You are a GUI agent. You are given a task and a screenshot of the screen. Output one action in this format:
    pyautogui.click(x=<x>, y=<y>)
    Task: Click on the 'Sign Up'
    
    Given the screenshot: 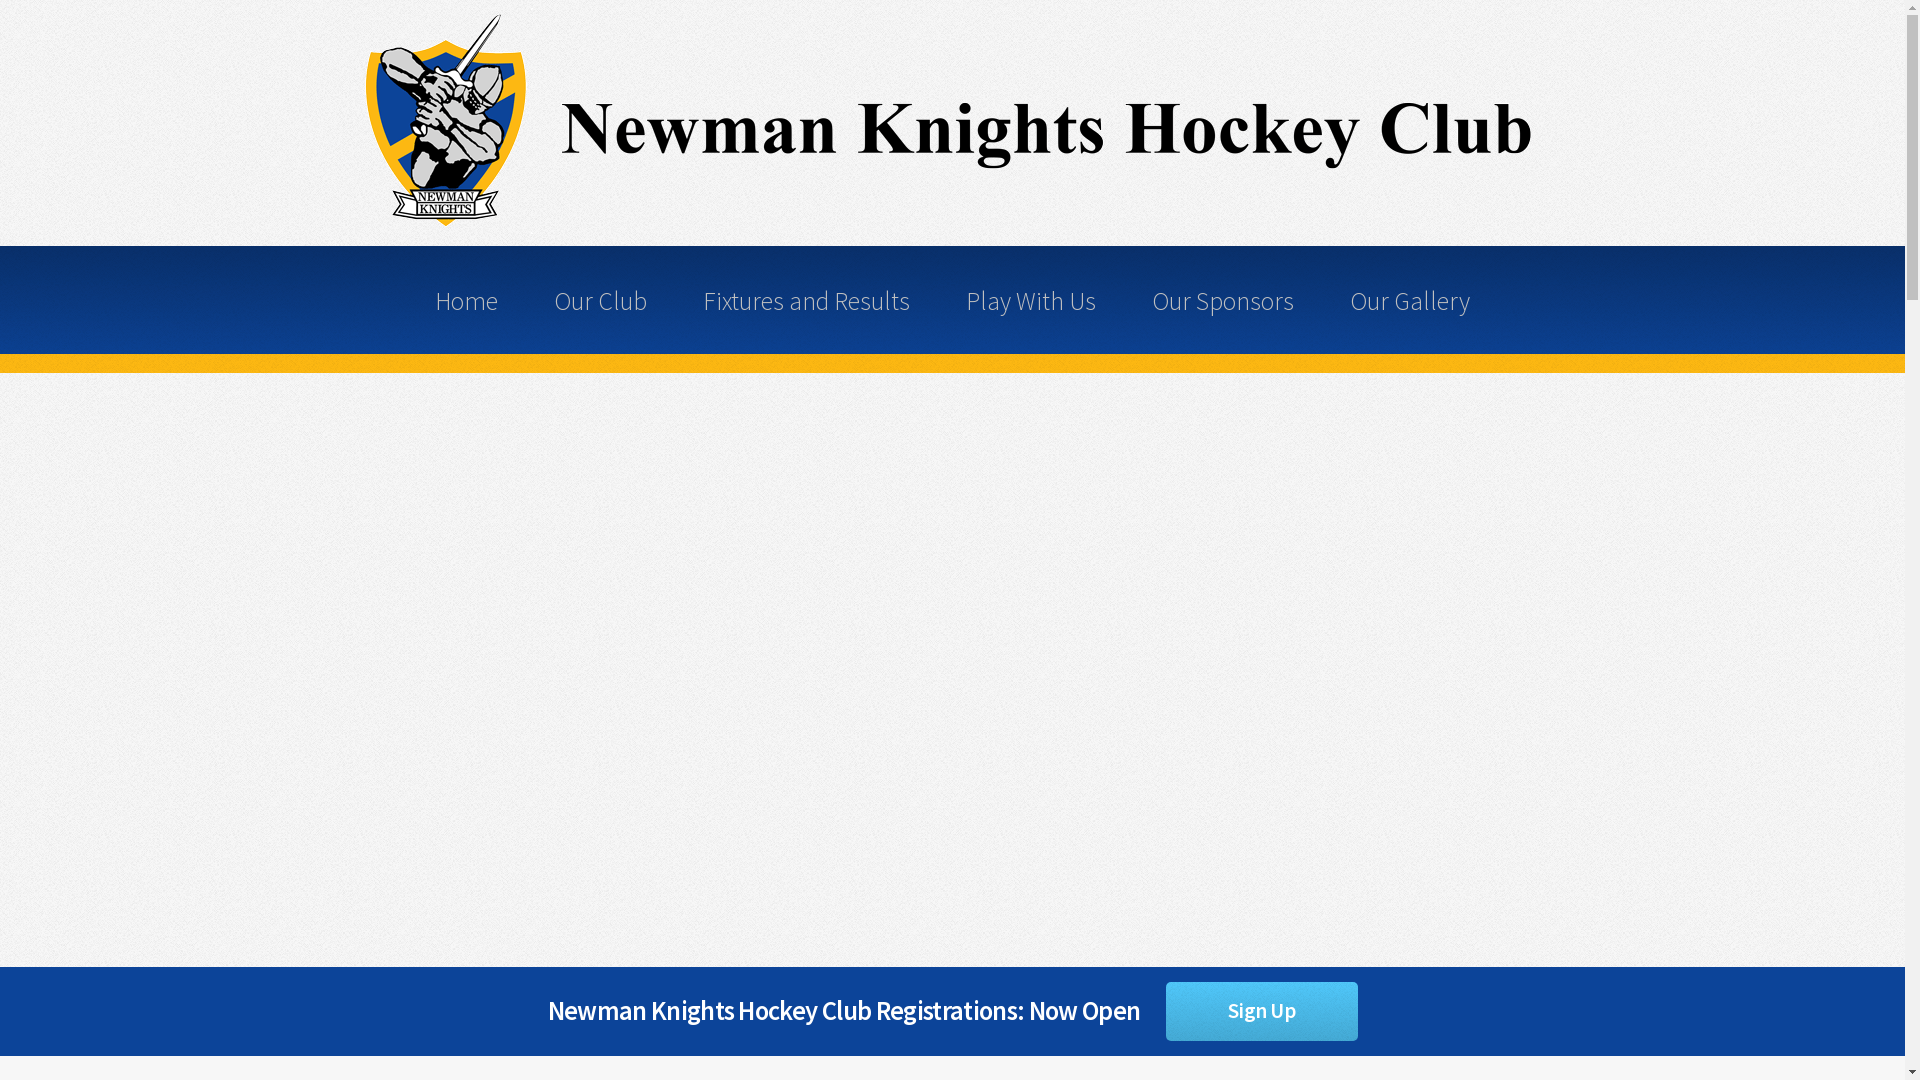 What is the action you would take?
    pyautogui.click(x=1261, y=1011)
    